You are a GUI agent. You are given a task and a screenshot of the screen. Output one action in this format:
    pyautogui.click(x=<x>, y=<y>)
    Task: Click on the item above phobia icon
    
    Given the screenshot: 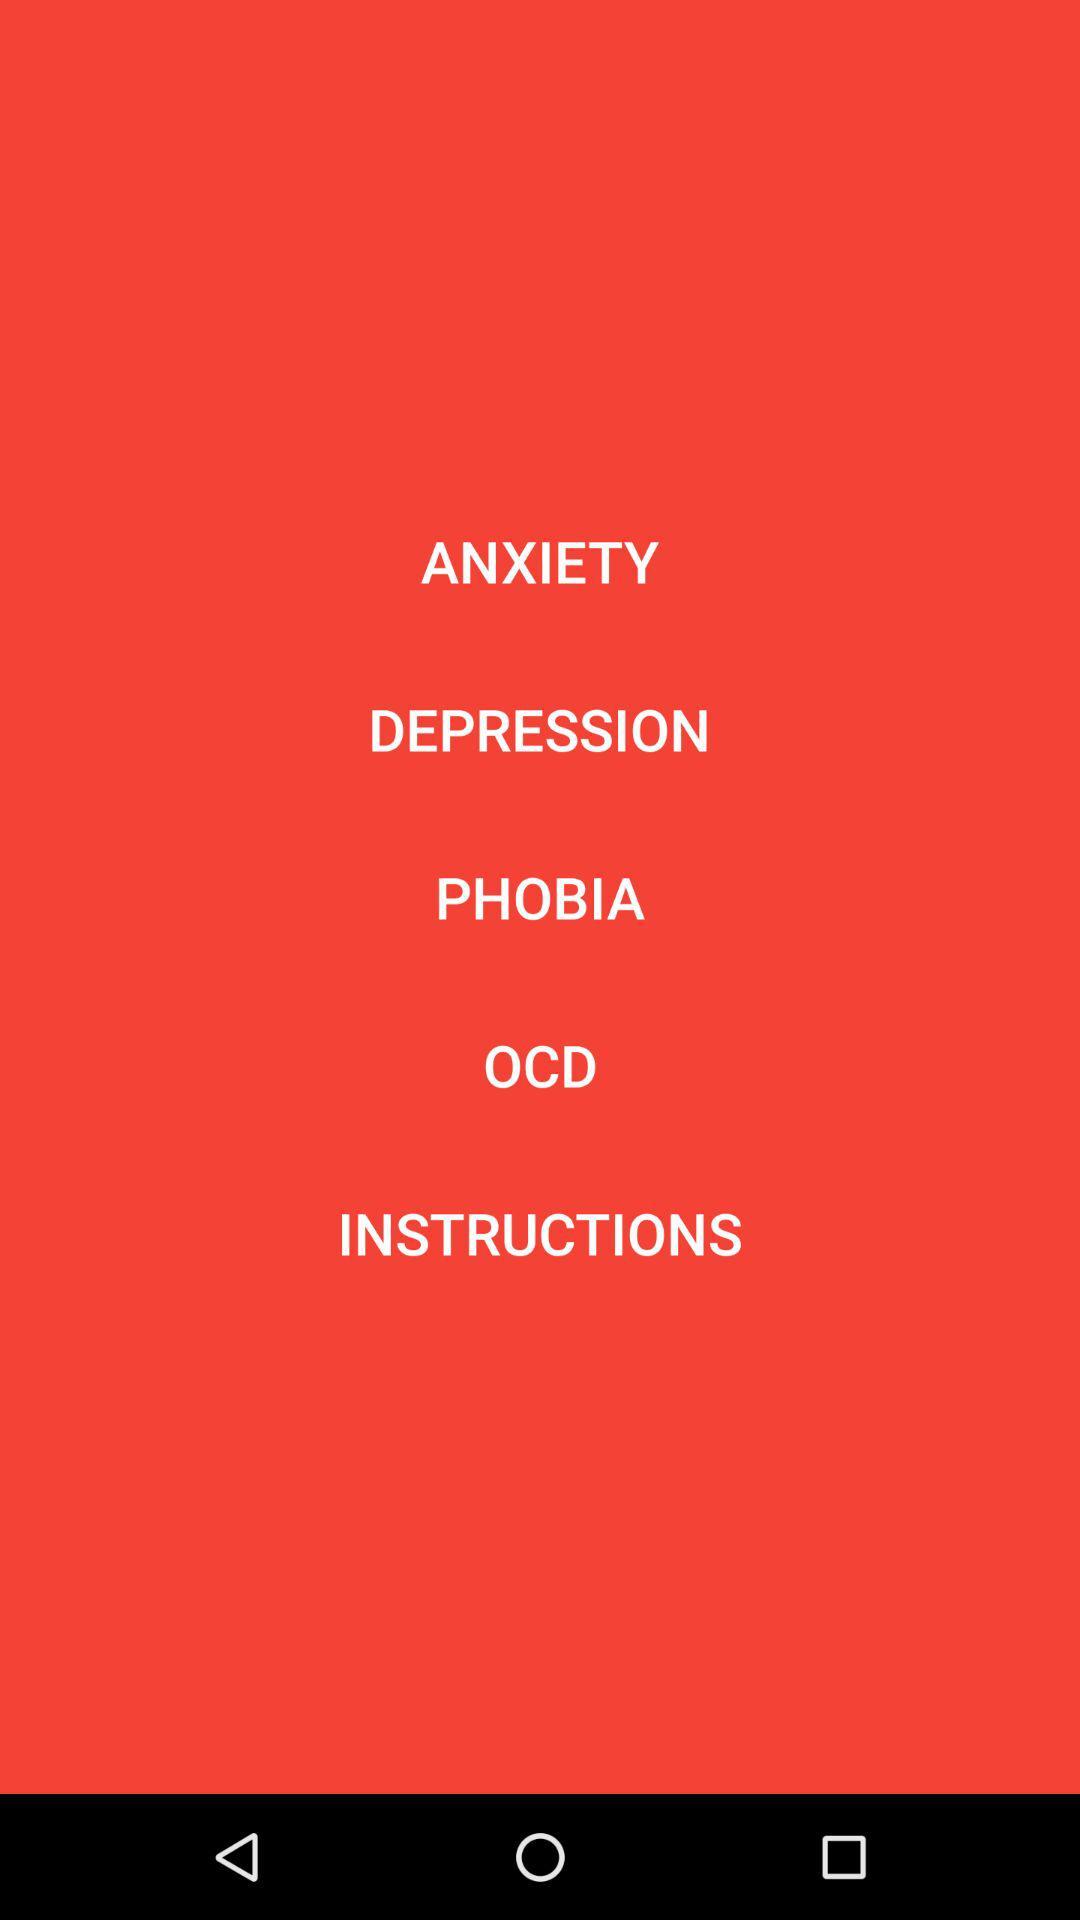 What is the action you would take?
    pyautogui.click(x=538, y=728)
    